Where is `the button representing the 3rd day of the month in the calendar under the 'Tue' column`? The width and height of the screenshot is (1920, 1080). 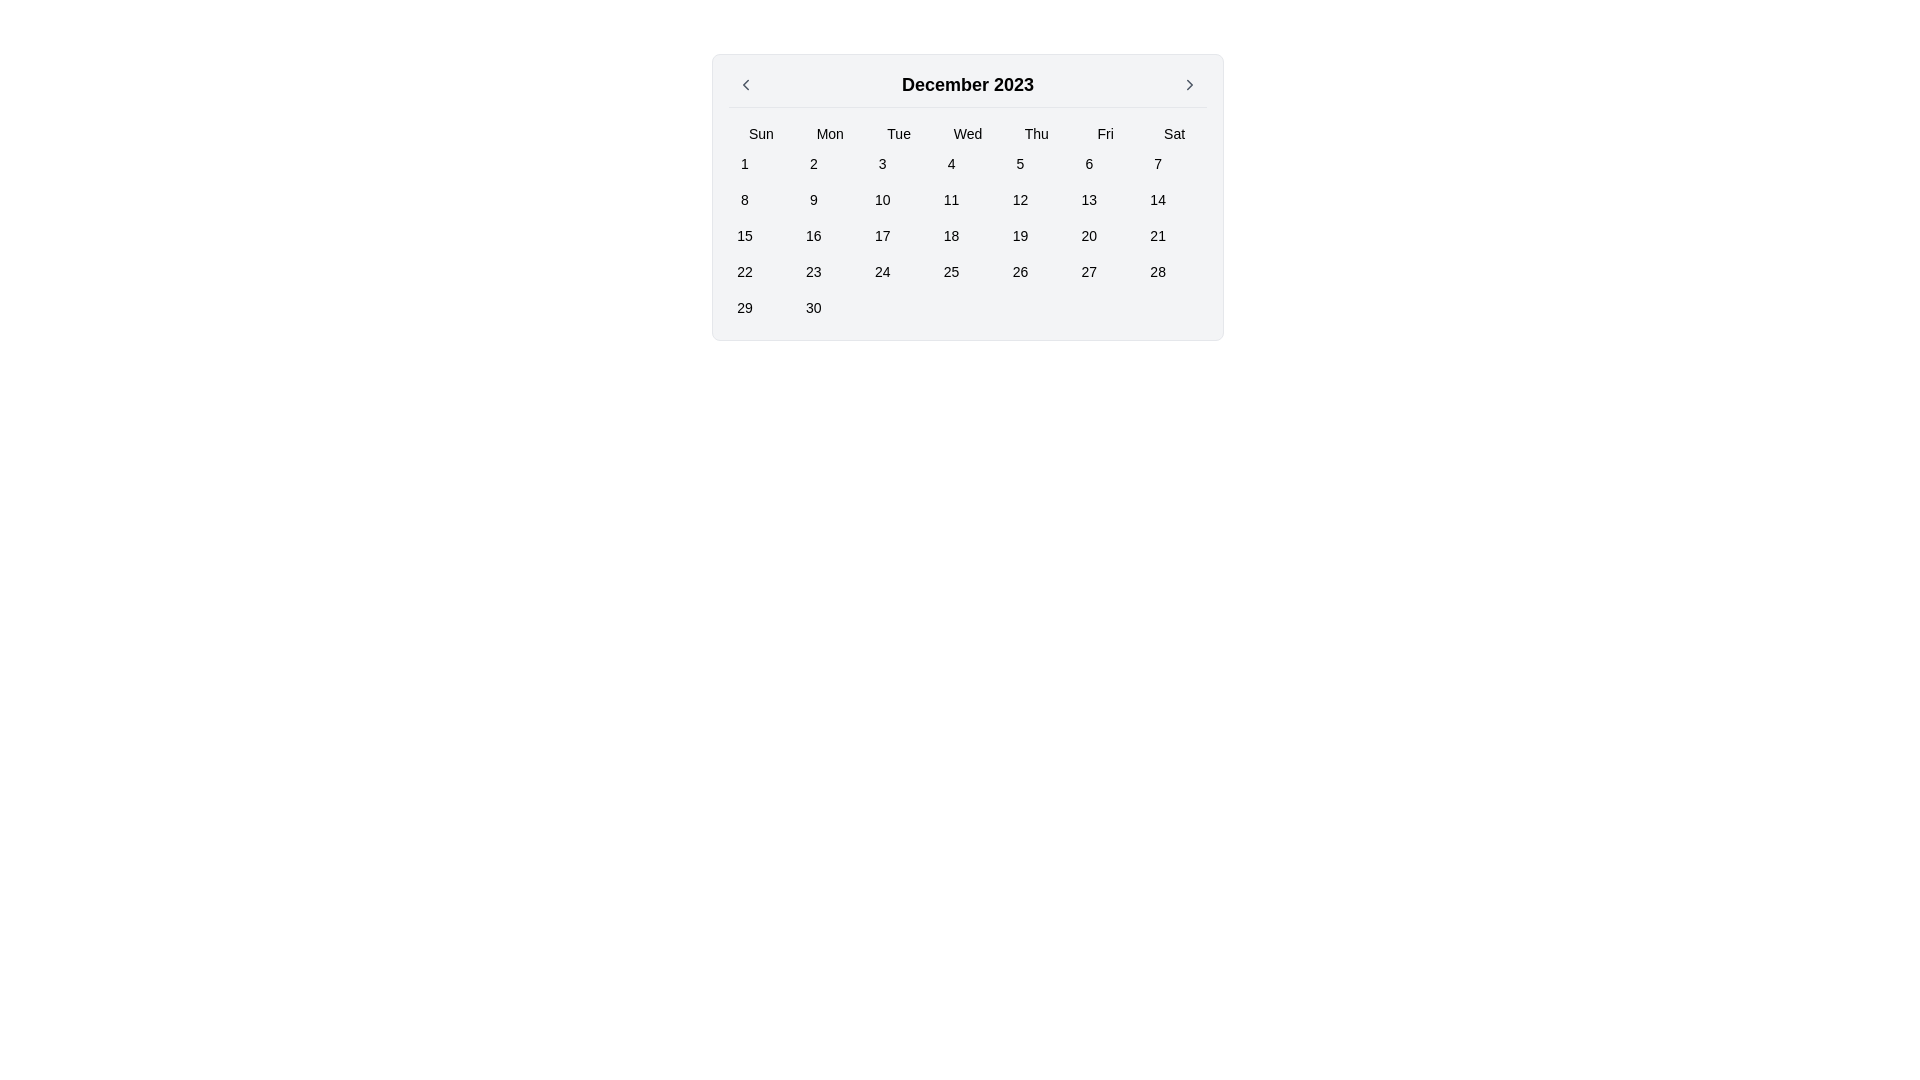
the button representing the 3rd day of the month in the calendar under the 'Tue' column is located at coordinates (881, 163).